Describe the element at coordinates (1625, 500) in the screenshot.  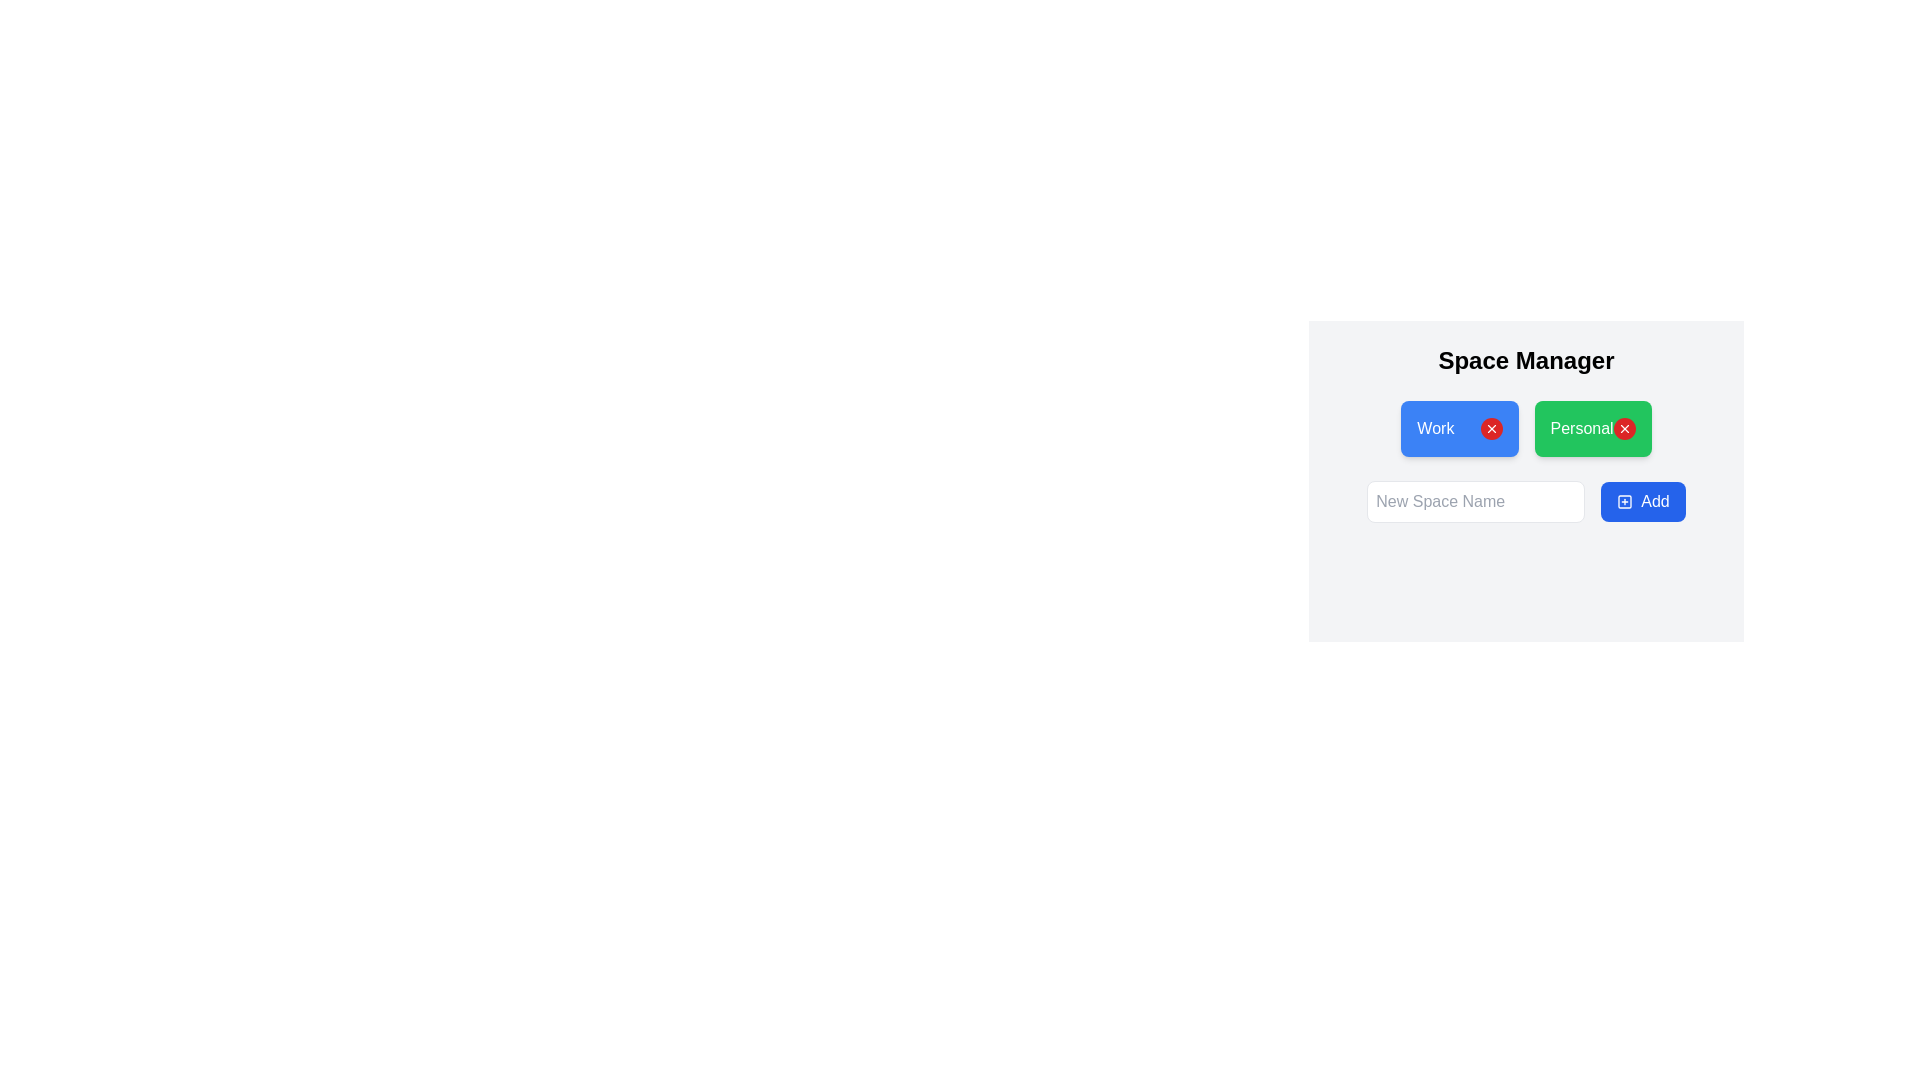
I see `the SVG shape component representing a plus or addition symbol, which is part of an icon located near the 'Add' button` at that location.